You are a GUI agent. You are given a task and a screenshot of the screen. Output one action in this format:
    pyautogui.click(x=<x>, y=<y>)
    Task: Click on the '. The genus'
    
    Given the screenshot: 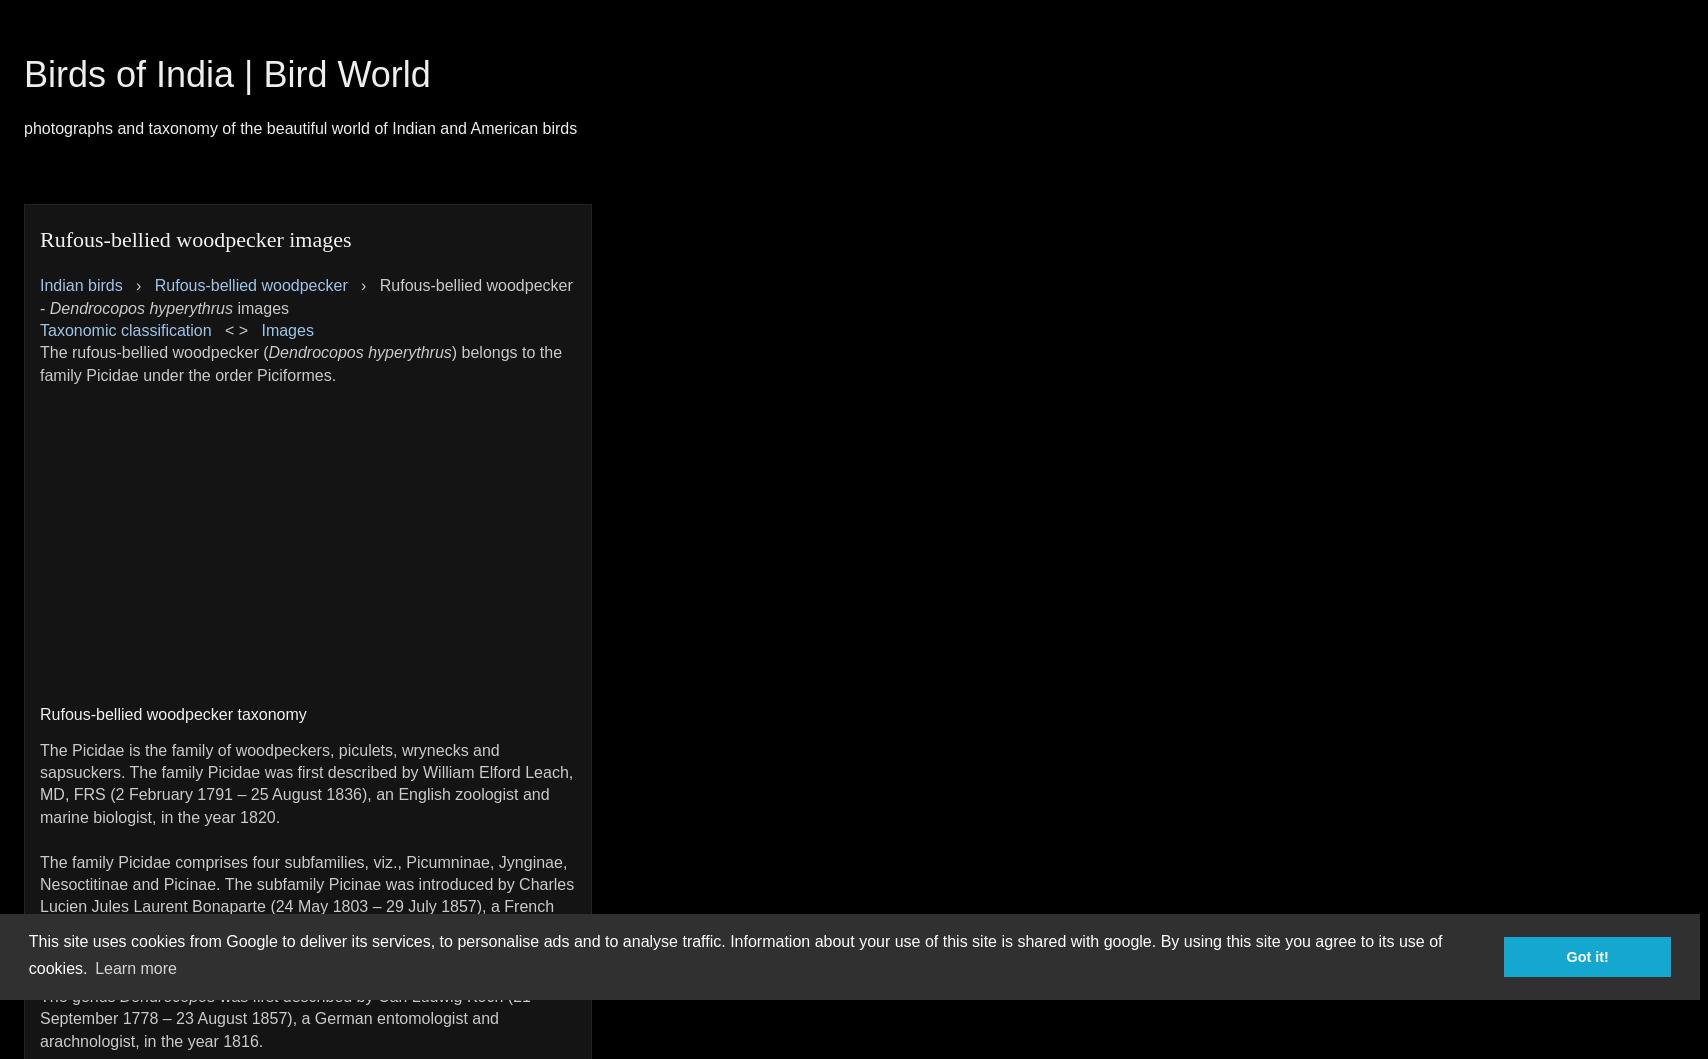 What is the action you would take?
    pyautogui.click(x=306, y=983)
    